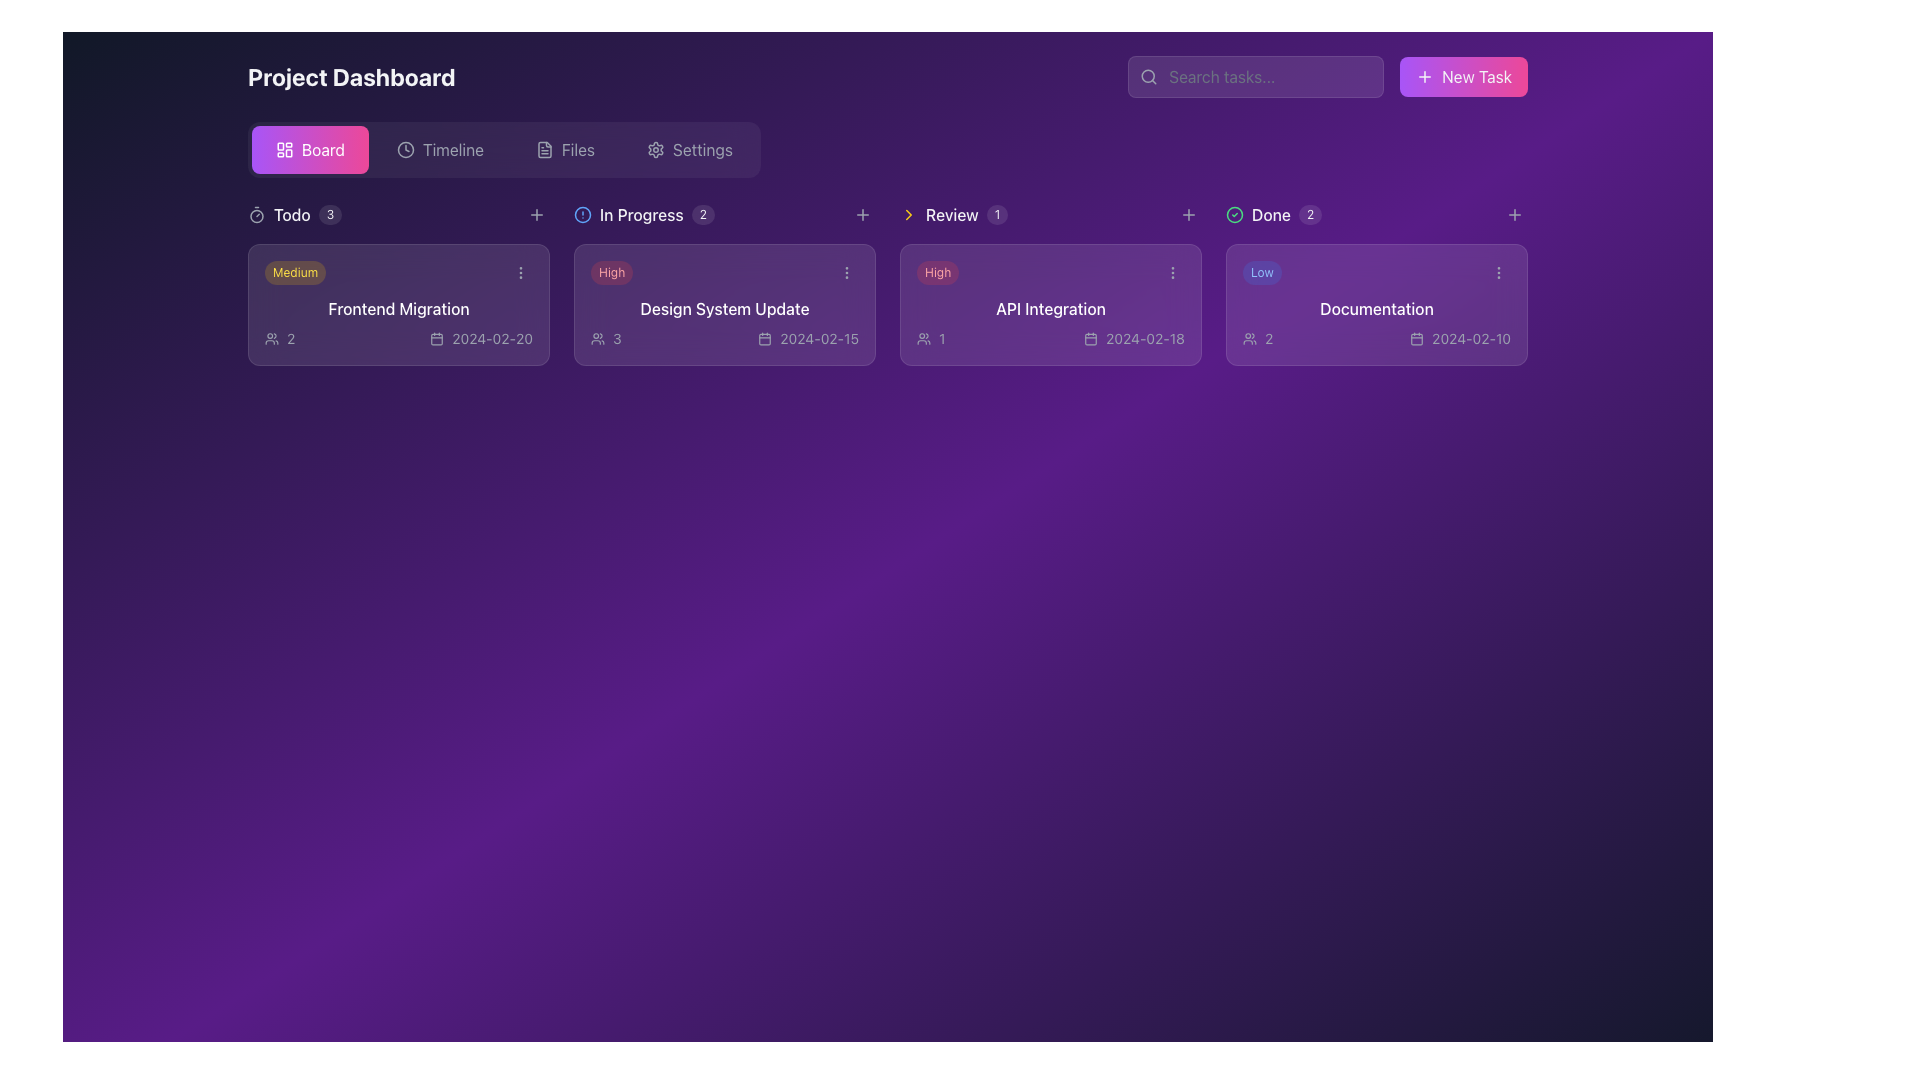 Image resolution: width=1920 pixels, height=1080 pixels. I want to click on Label indicating the priority or status of the task associated with the 'API Integration' card in the 'Review' column of the 'Project Dashboard', so click(1050, 273).